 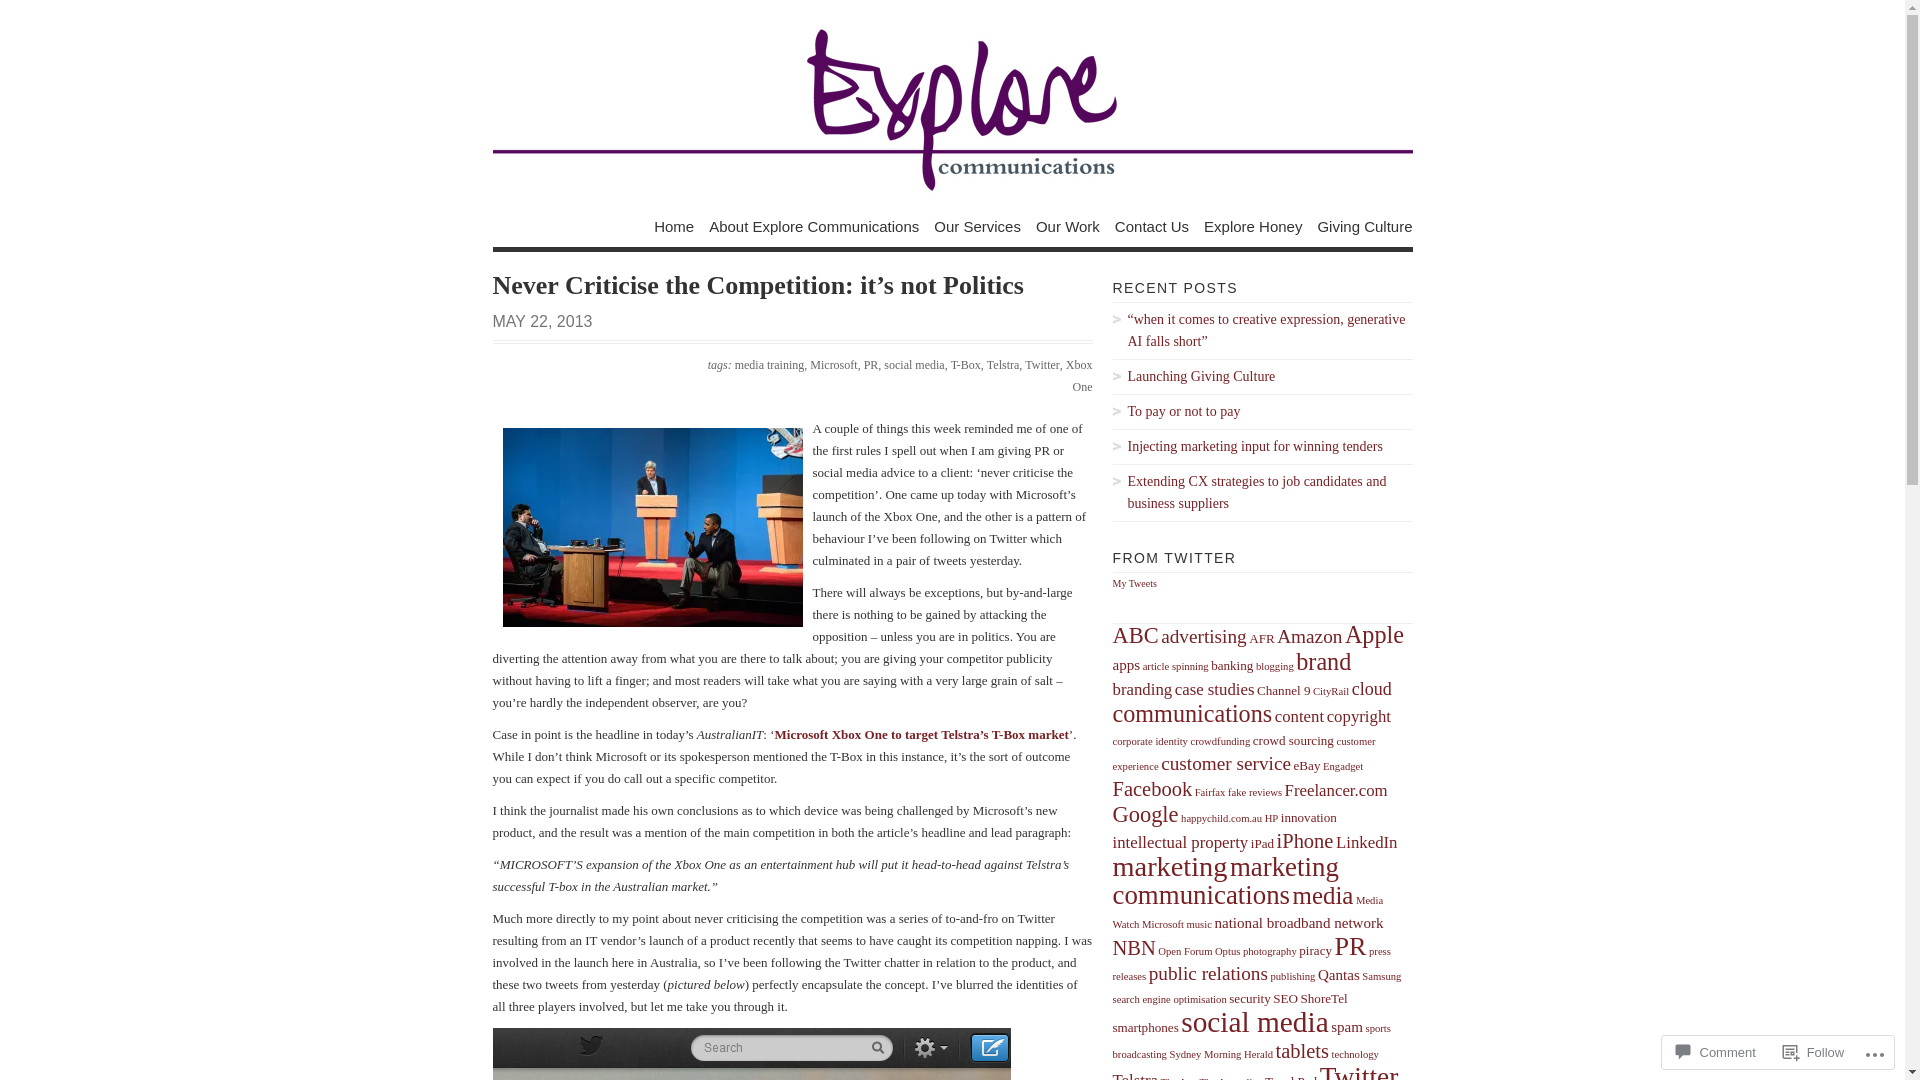 What do you see at coordinates (833, 365) in the screenshot?
I see `'Microsoft'` at bounding box center [833, 365].